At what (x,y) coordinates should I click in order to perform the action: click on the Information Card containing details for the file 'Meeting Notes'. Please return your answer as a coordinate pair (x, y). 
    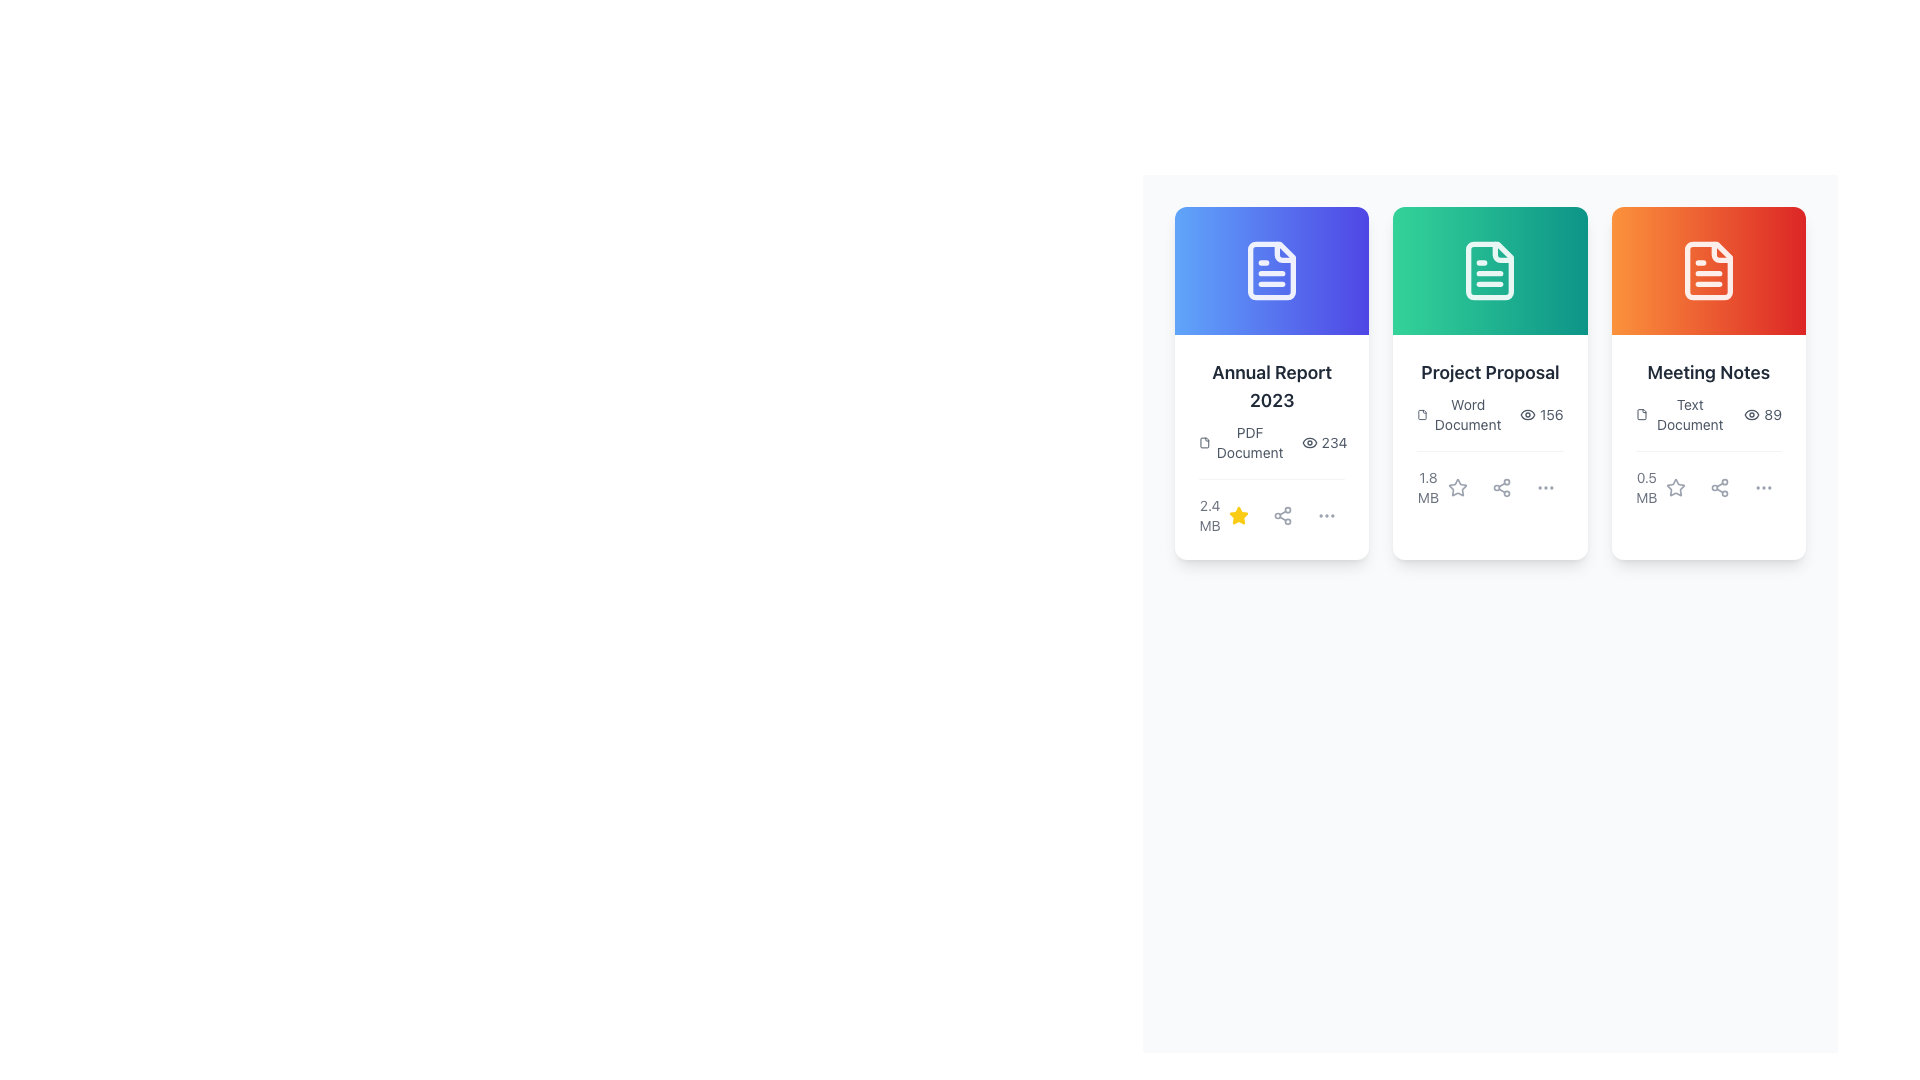
    Looking at the image, I should click on (1707, 383).